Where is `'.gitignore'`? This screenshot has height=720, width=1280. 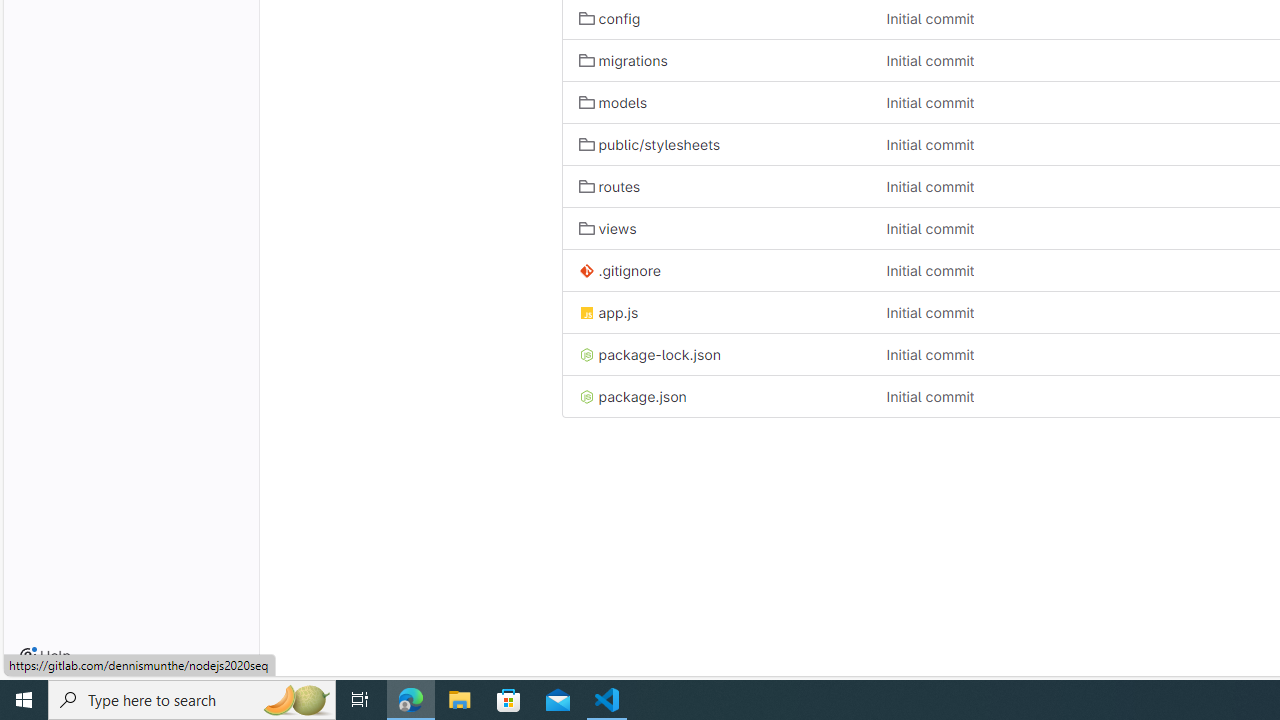 '.gitignore' is located at coordinates (618, 271).